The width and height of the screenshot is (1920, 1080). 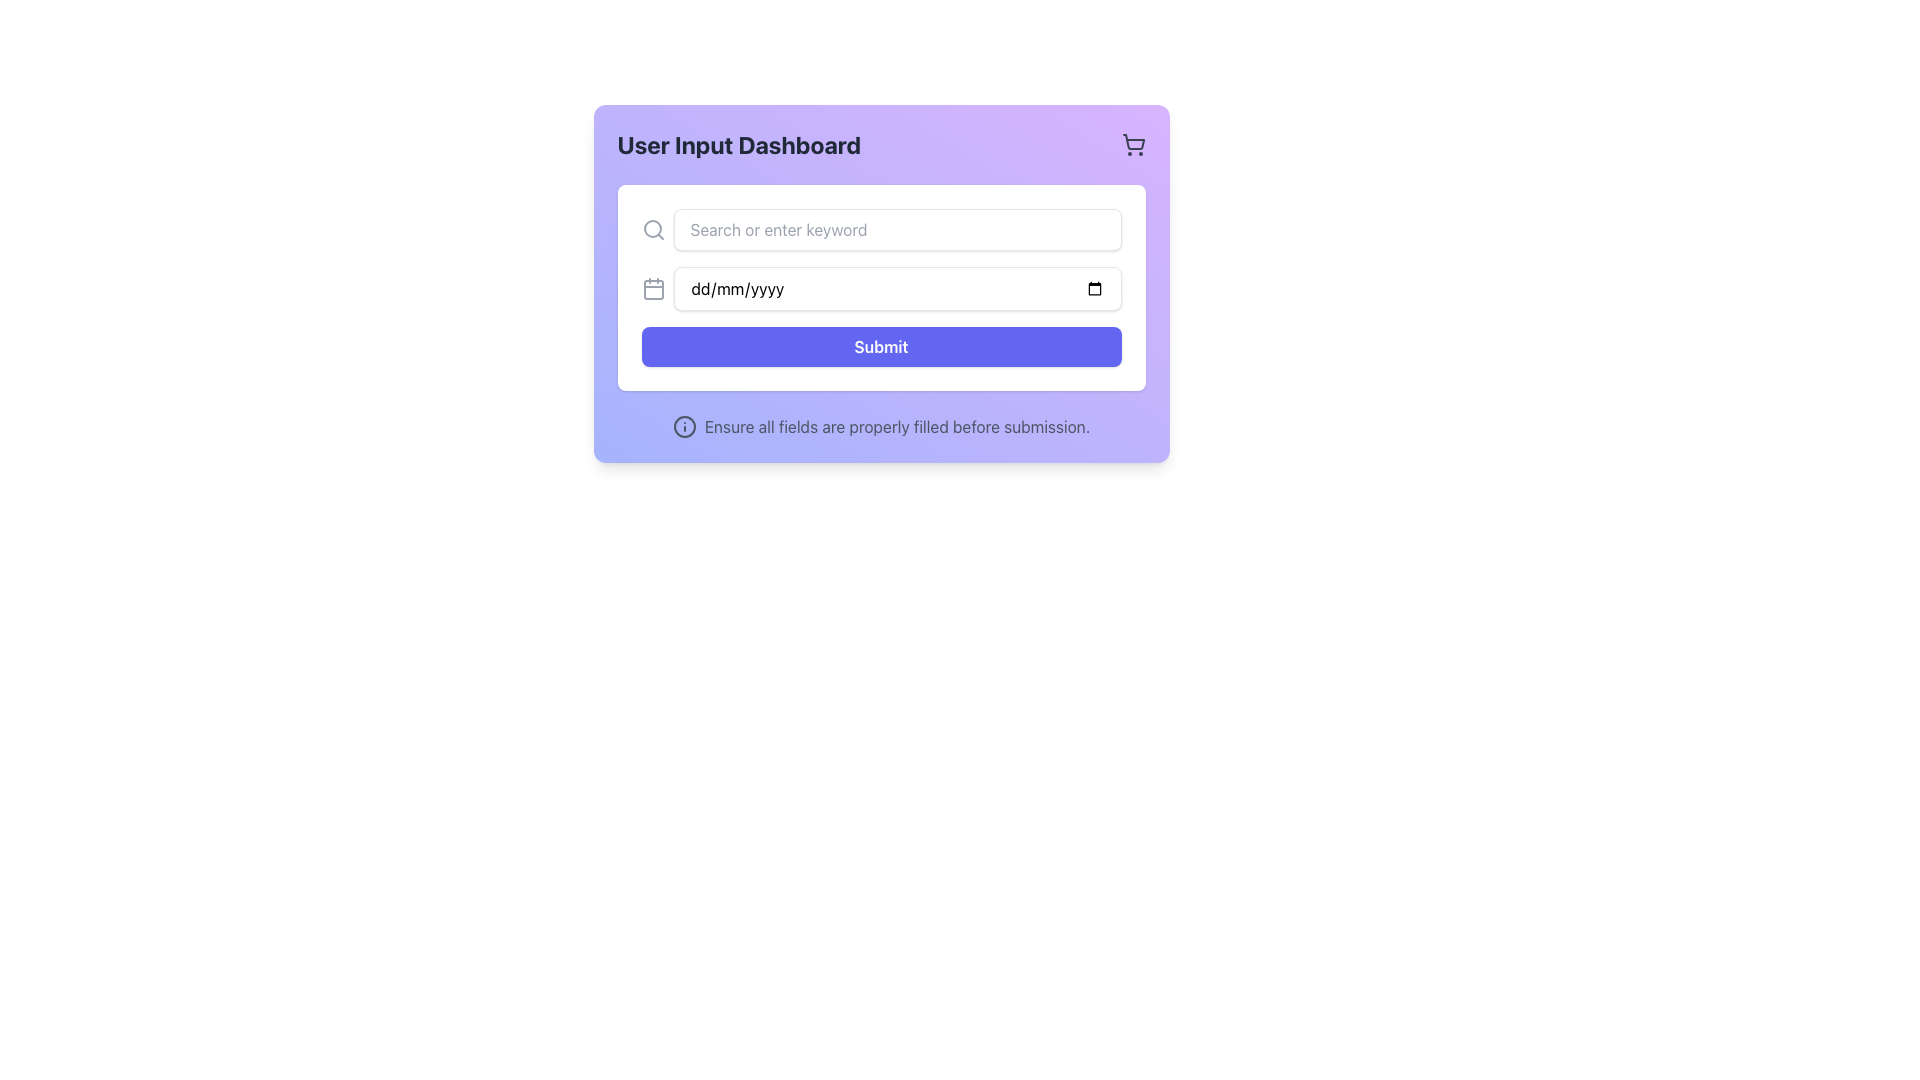 What do you see at coordinates (684, 426) in the screenshot?
I see `the small circular Informational Icon located to the left of the text 'Ensure all fields are properly filled before submission.'` at bounding box center [684, 426].